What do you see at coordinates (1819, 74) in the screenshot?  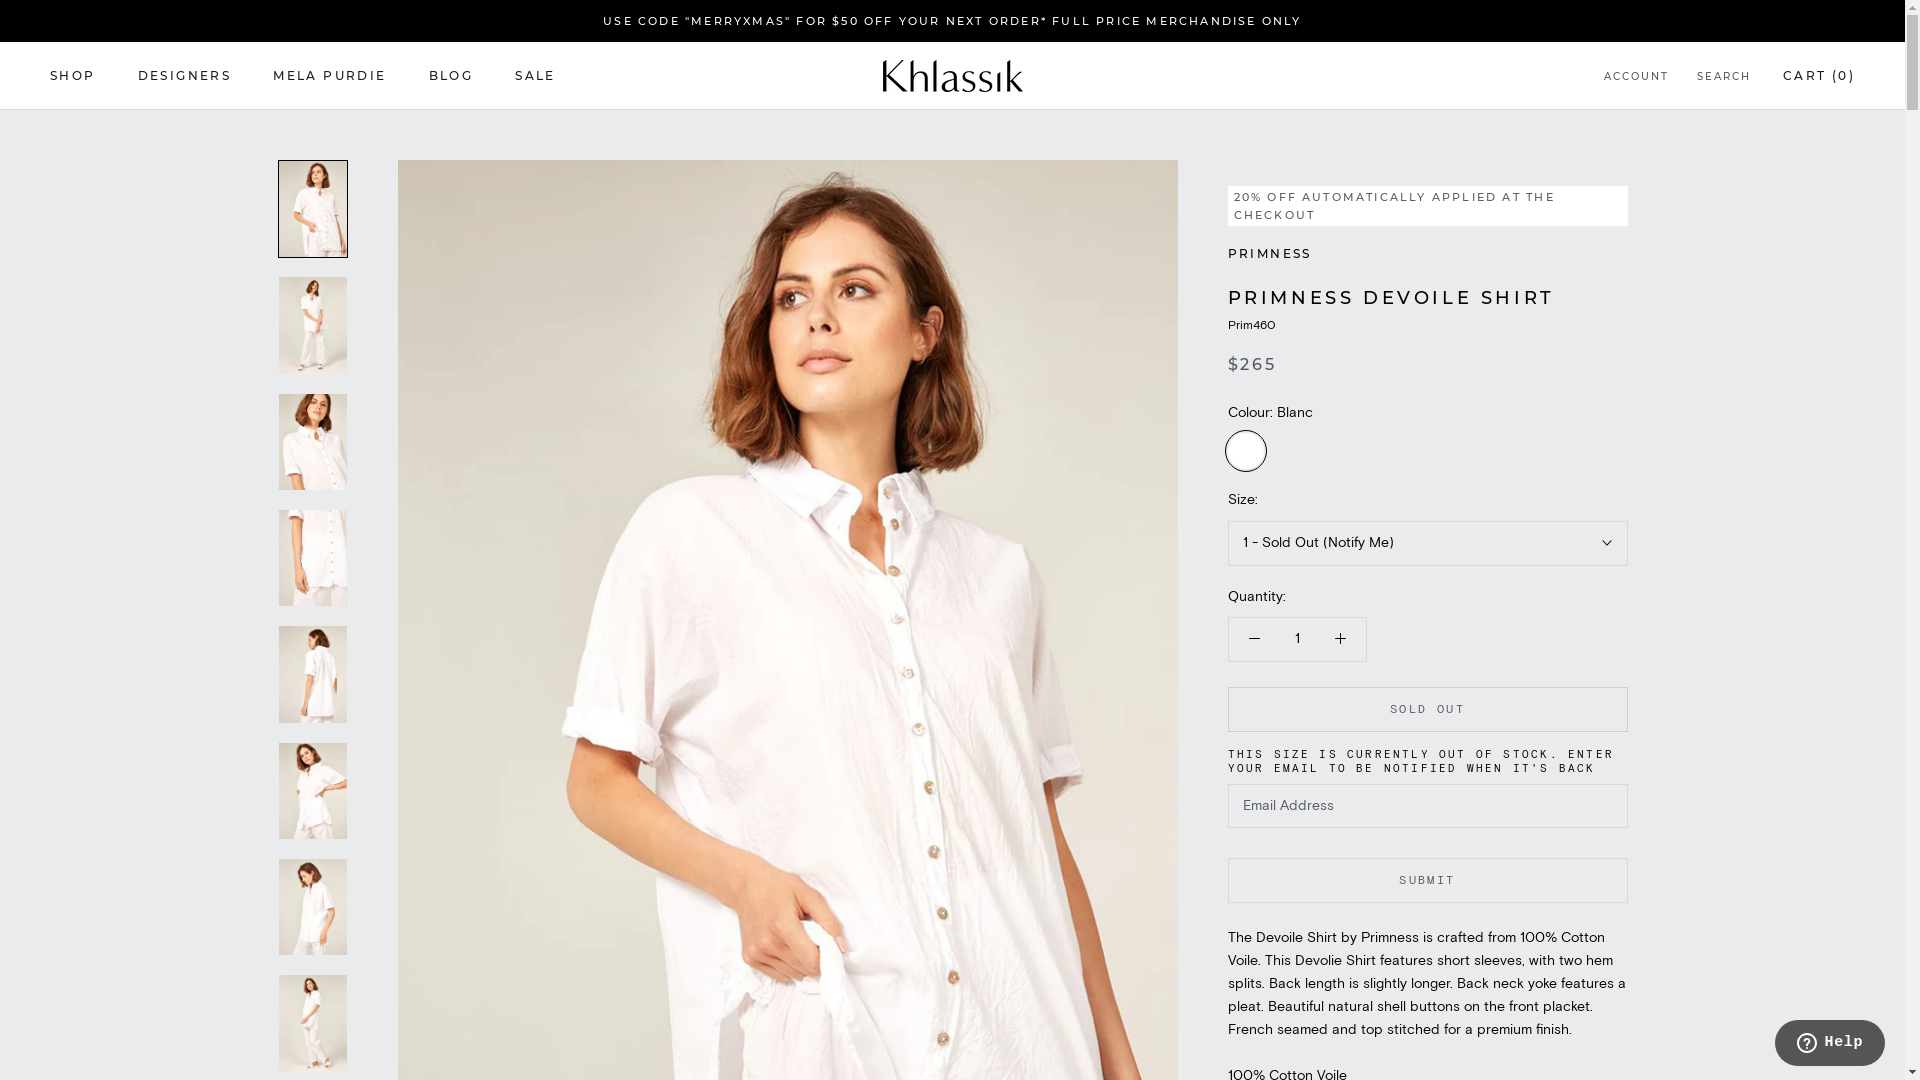 I see `'CART (0)'` at bounding box center [1819, 74].